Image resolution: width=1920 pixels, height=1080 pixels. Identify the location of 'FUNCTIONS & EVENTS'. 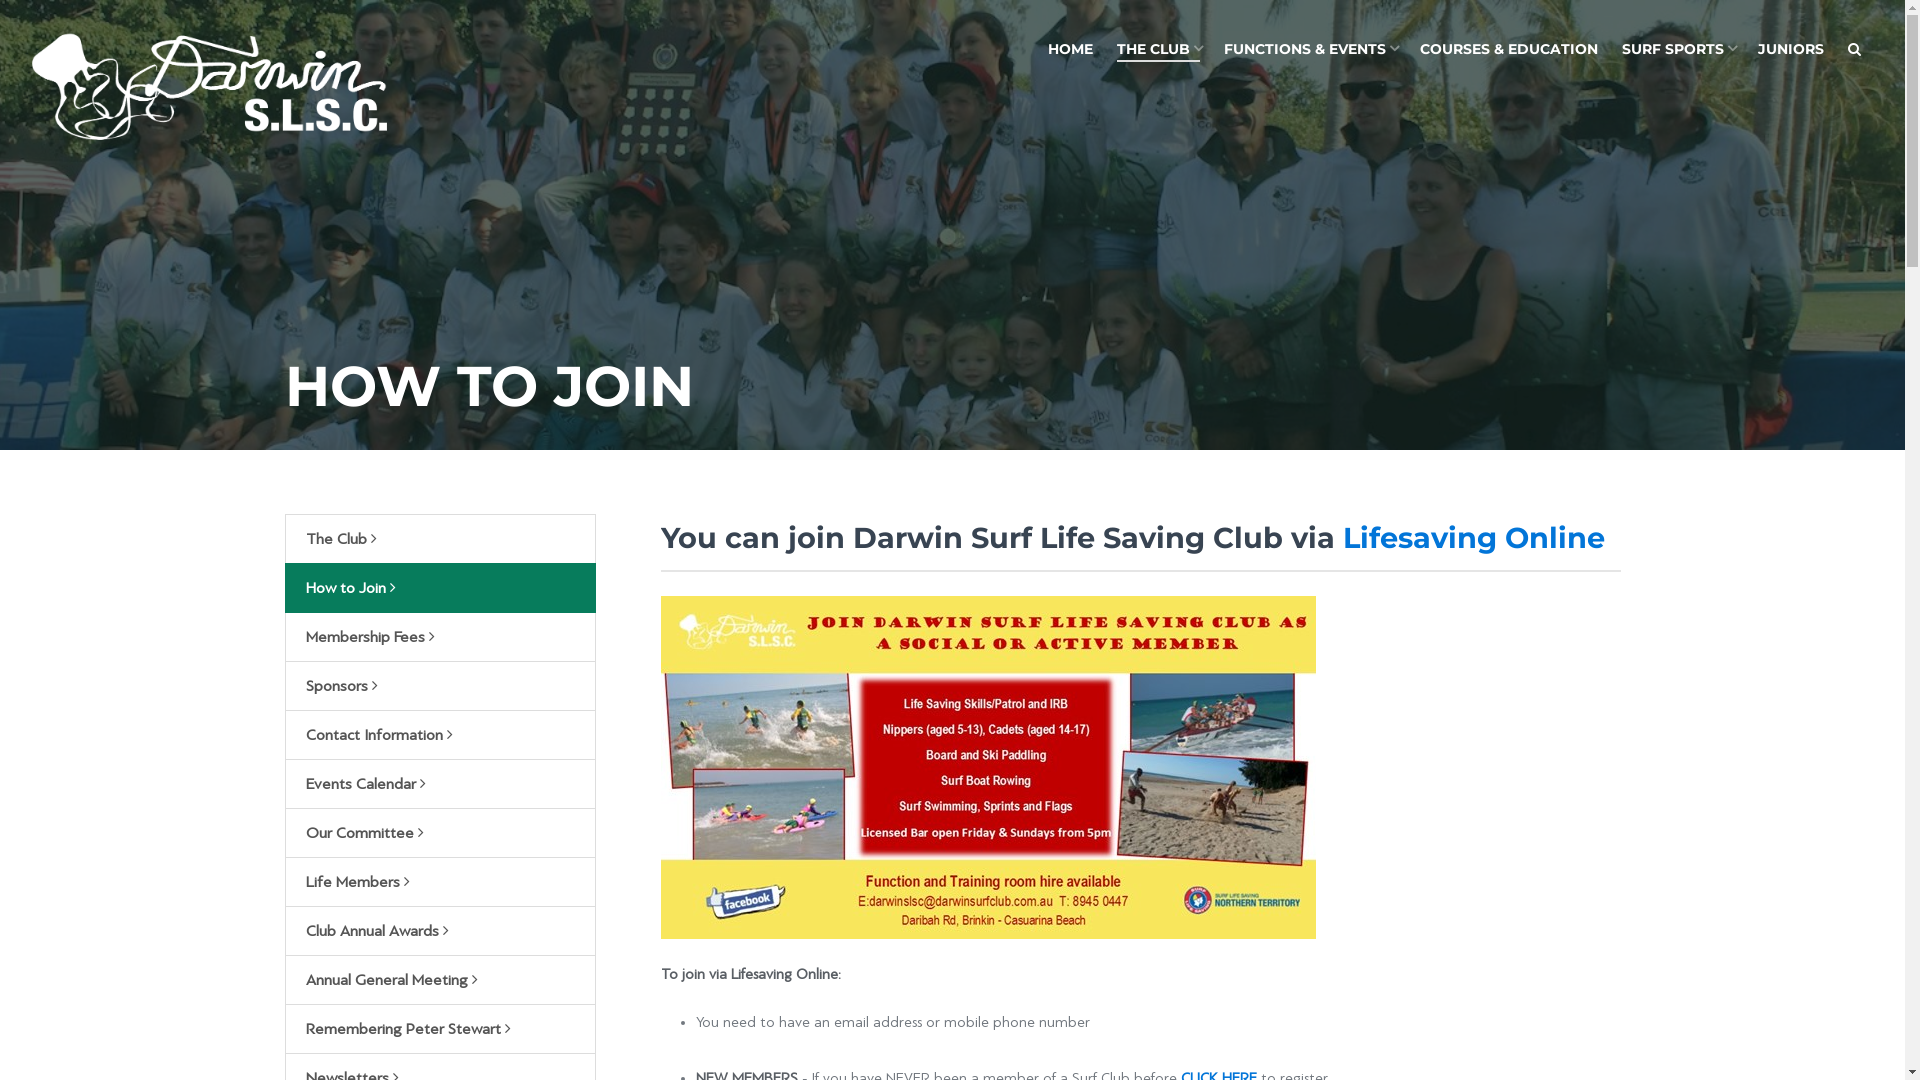
(1310, 48).